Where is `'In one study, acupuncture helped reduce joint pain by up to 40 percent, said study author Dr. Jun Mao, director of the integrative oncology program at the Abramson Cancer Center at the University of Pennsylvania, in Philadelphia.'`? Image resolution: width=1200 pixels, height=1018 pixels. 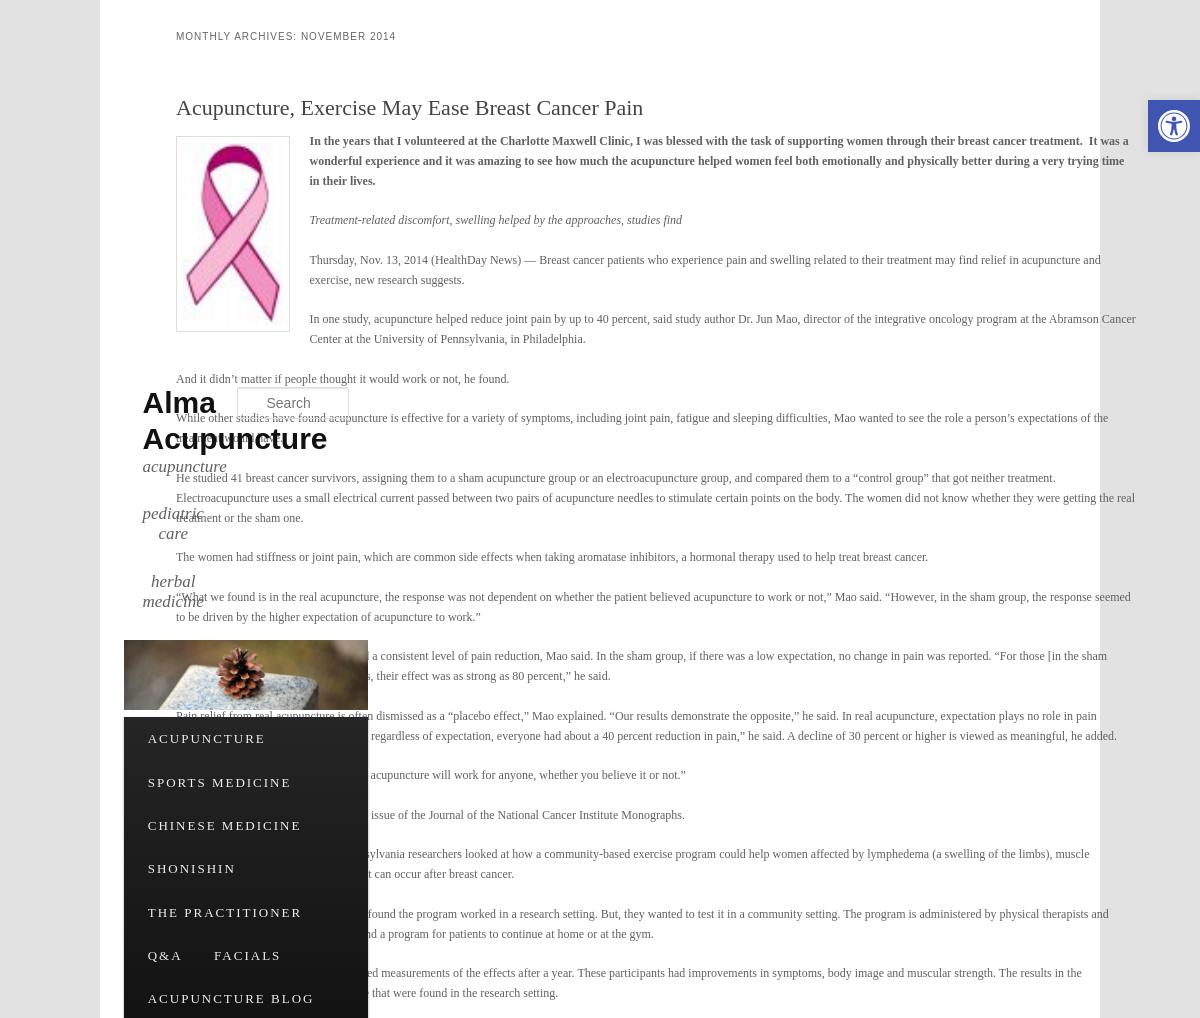
'In one study, acupuncture helped reduce joint pain by up to 40 percent, said study author Dr. Jun Mao, director of the integrative oncology program at the Abramson Cancer Center at the University of Pennsylvania, in Philadelphia.' is located at coordinates (309, 328).